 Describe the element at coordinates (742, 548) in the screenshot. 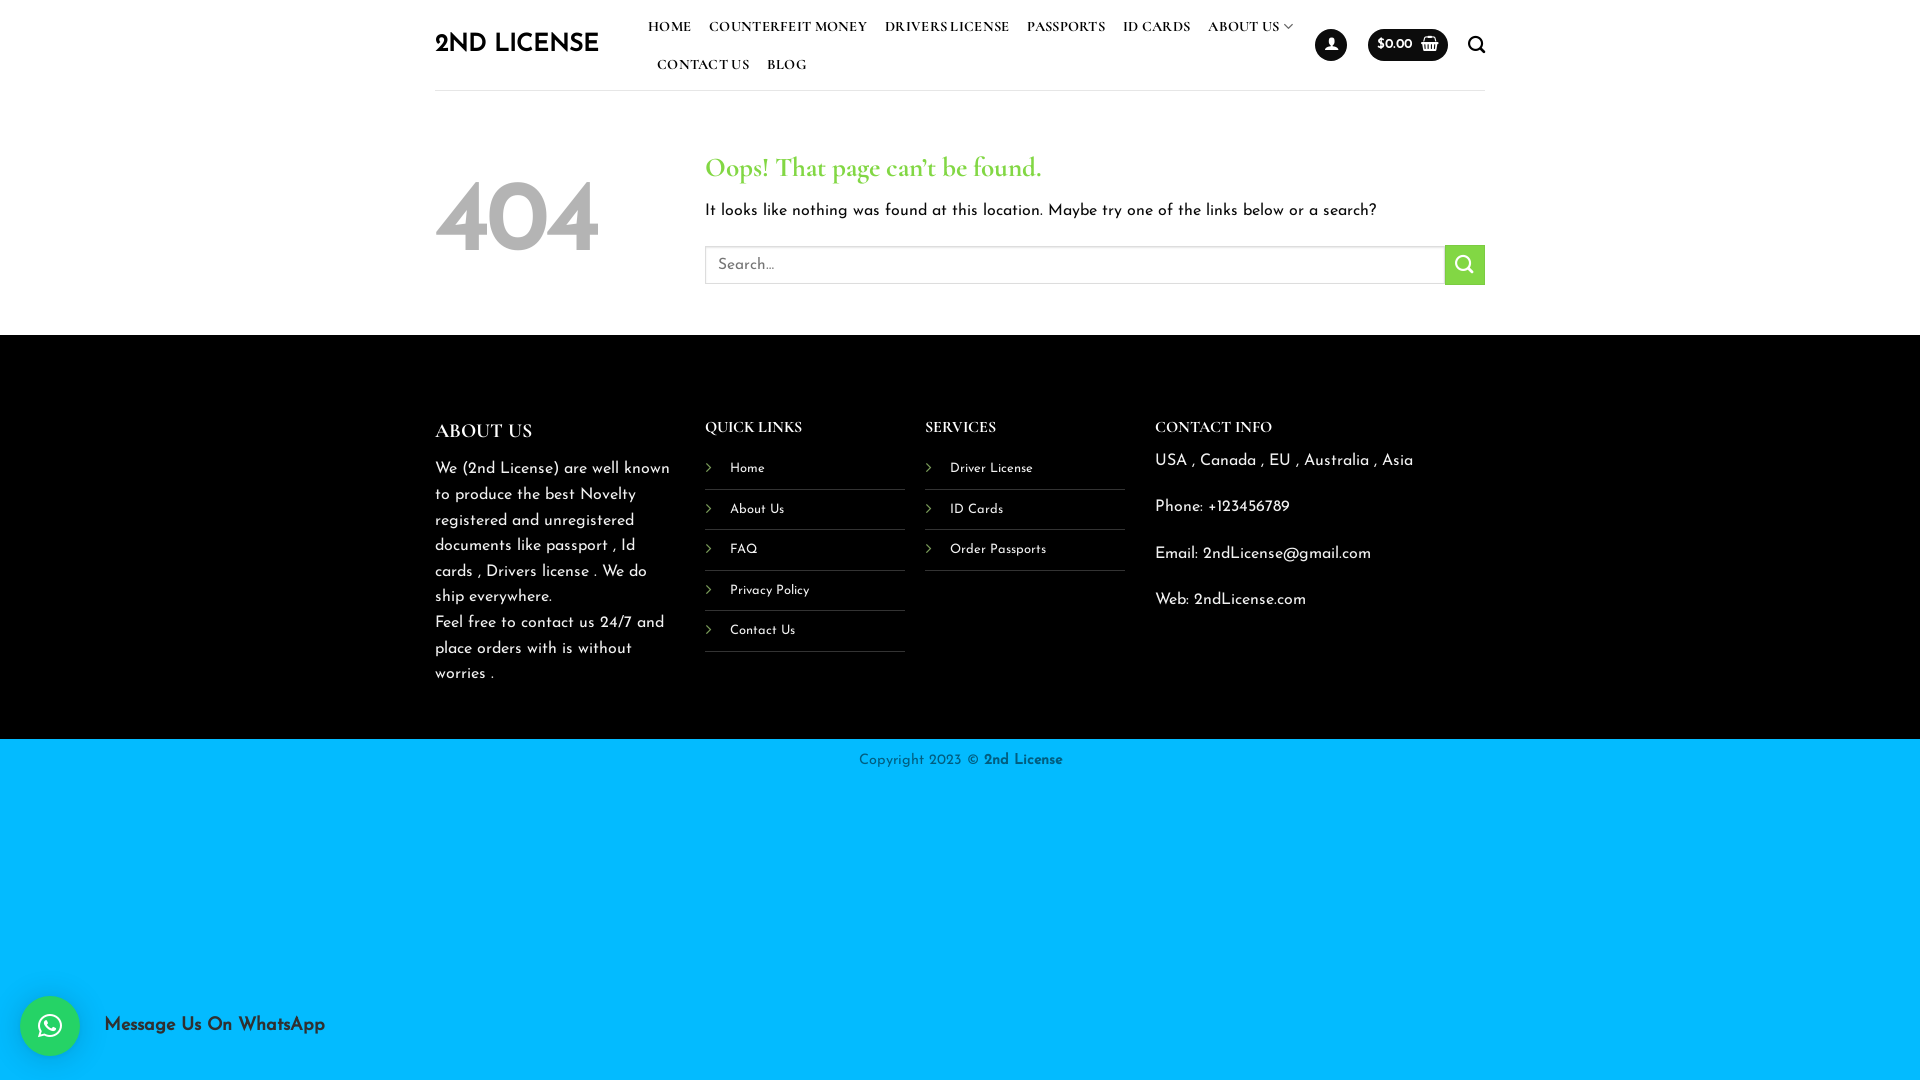

I see `'FAQ'` at that location.